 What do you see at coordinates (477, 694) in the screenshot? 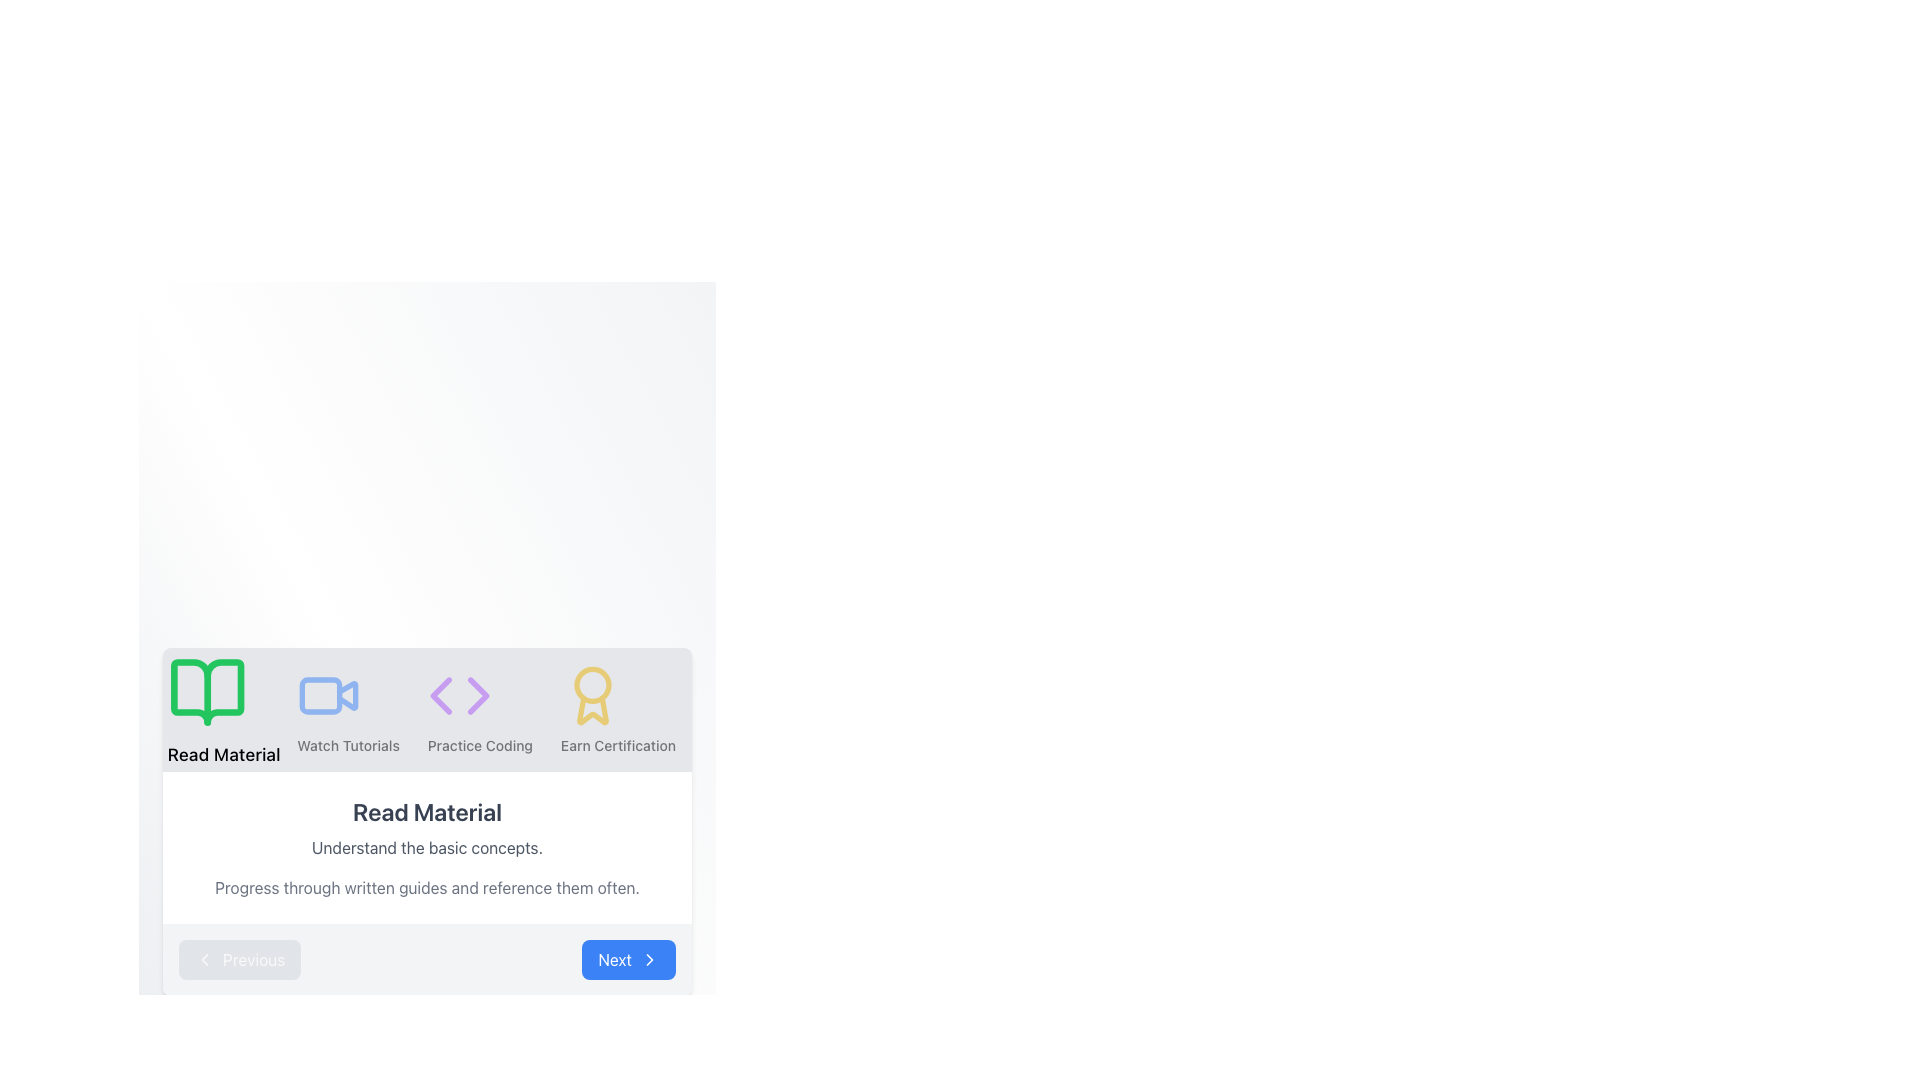
I see `the third icon from the left in the bottom row of icons, which serves as the forward or next action button for navigation` at bounding box center [477, 694].